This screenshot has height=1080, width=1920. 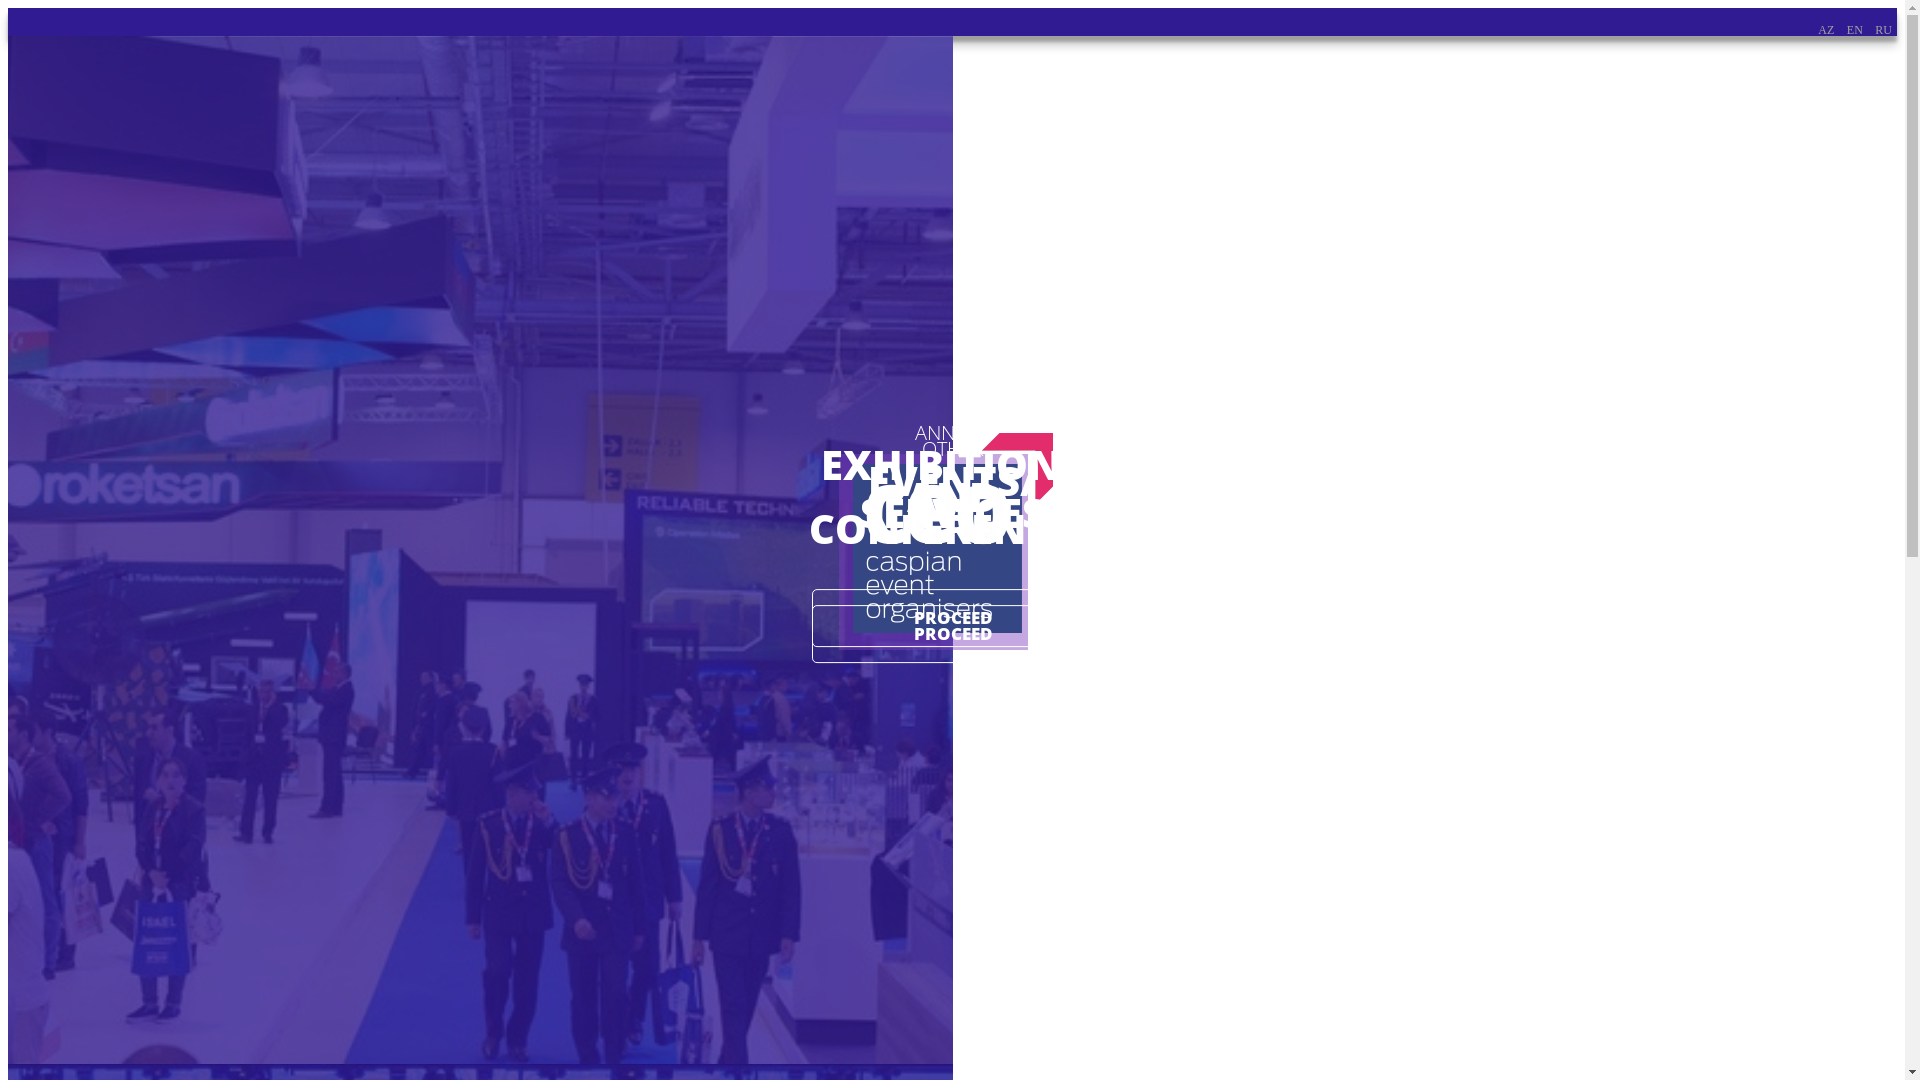 What do you see at coordinates (811, 633) in the screenshot?
I see `'PROCEED'` at bounding box center [811, 633].